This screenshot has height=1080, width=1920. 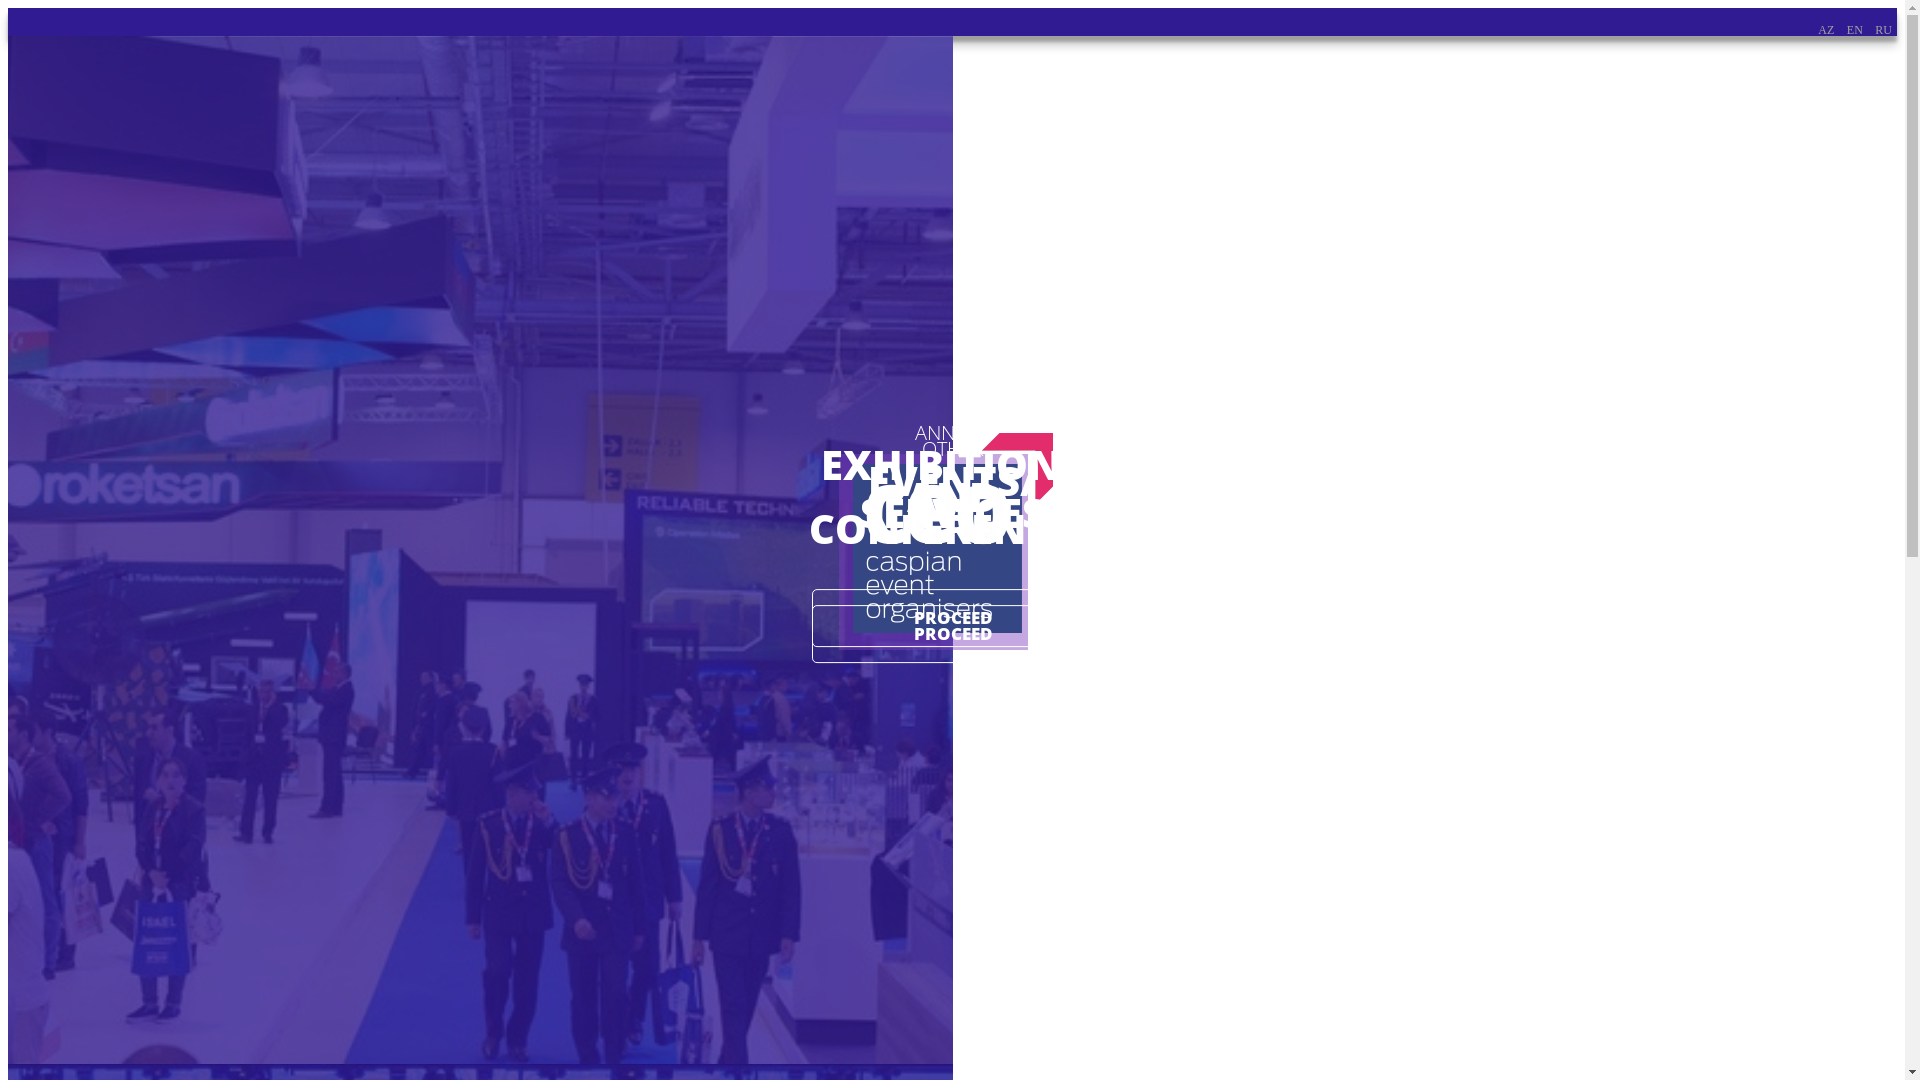 What do you see at coordinates (811, 633) in the screenshot?
I see `'PROCEED'` at bounding box center [811, 633].